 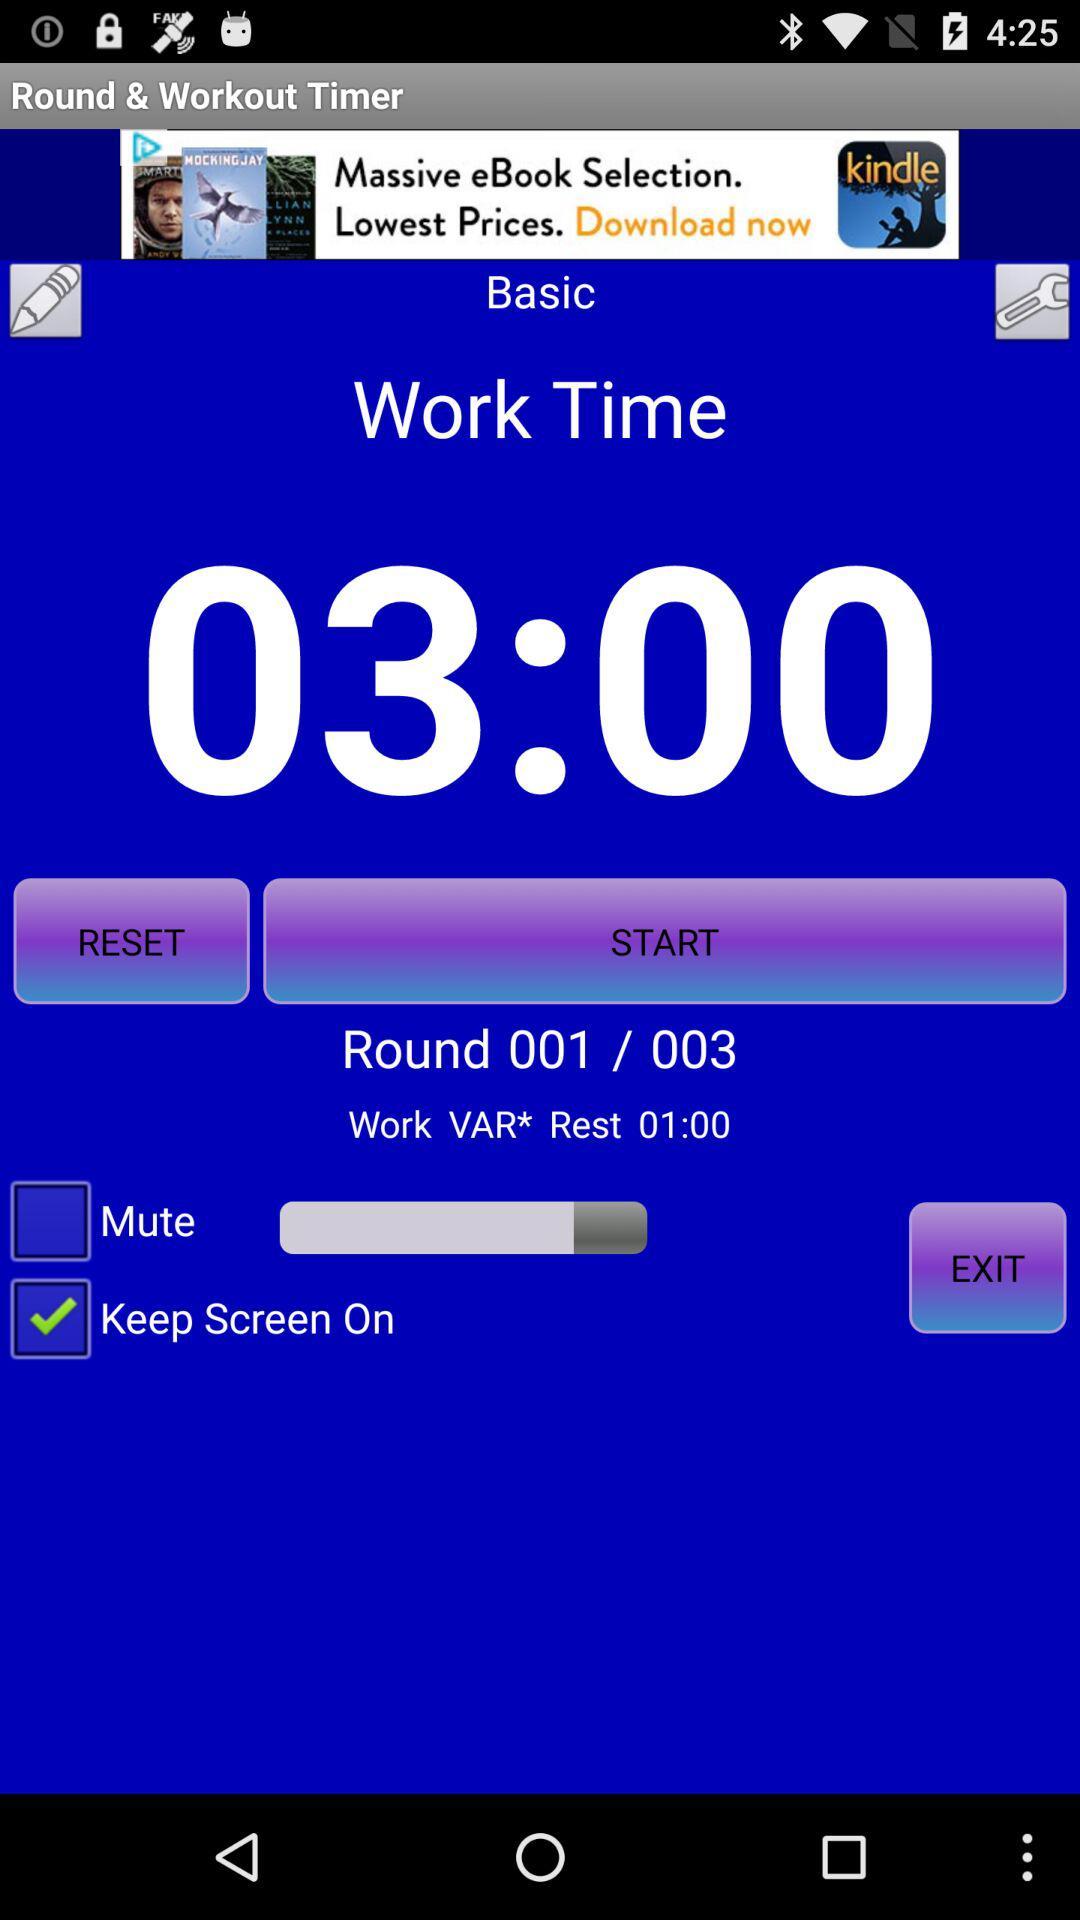 What do you see at coordinates (197, 1316) in the screenshot?
I see `the keep screen on` at bounding box center [197, 1316].